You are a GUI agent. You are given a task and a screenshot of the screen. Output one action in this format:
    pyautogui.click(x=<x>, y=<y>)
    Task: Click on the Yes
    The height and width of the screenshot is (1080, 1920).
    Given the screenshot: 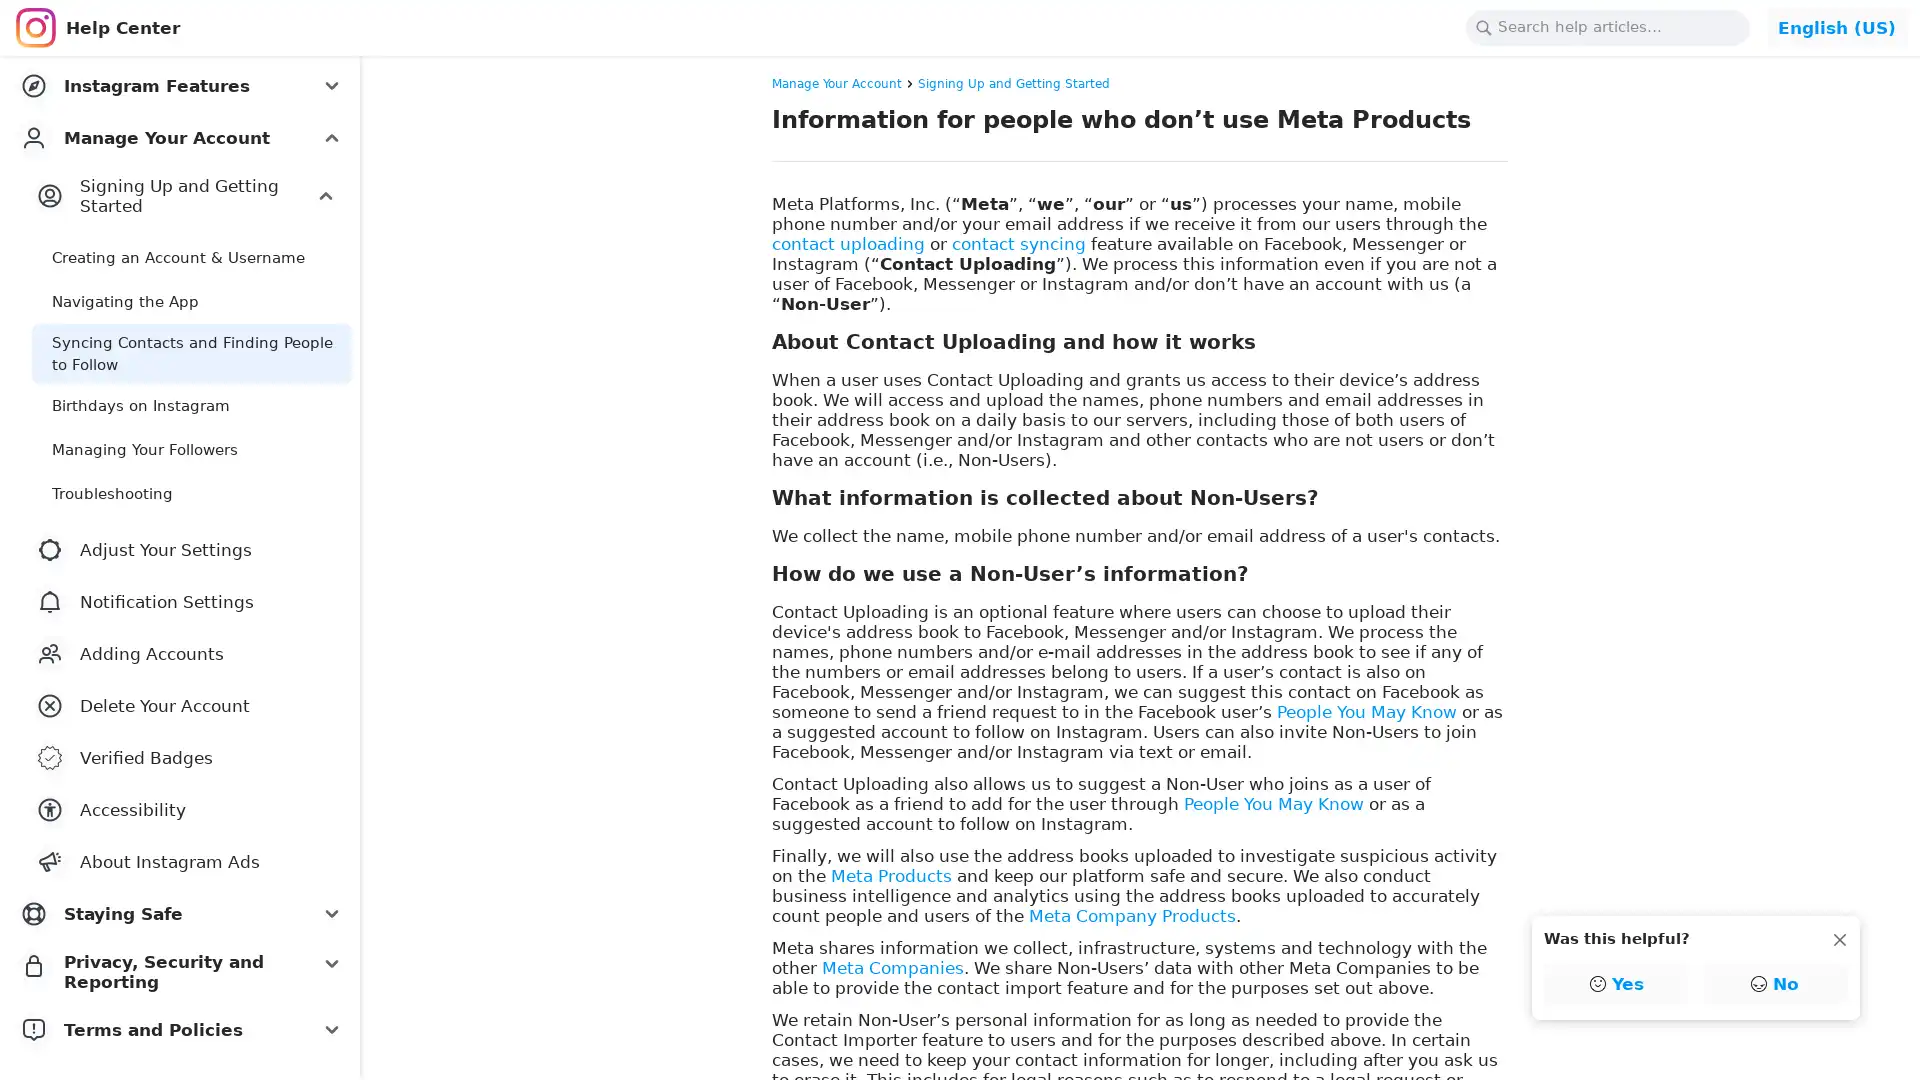 What is the action you would take?
    pyautogui.click(x=1617, y=982)
    